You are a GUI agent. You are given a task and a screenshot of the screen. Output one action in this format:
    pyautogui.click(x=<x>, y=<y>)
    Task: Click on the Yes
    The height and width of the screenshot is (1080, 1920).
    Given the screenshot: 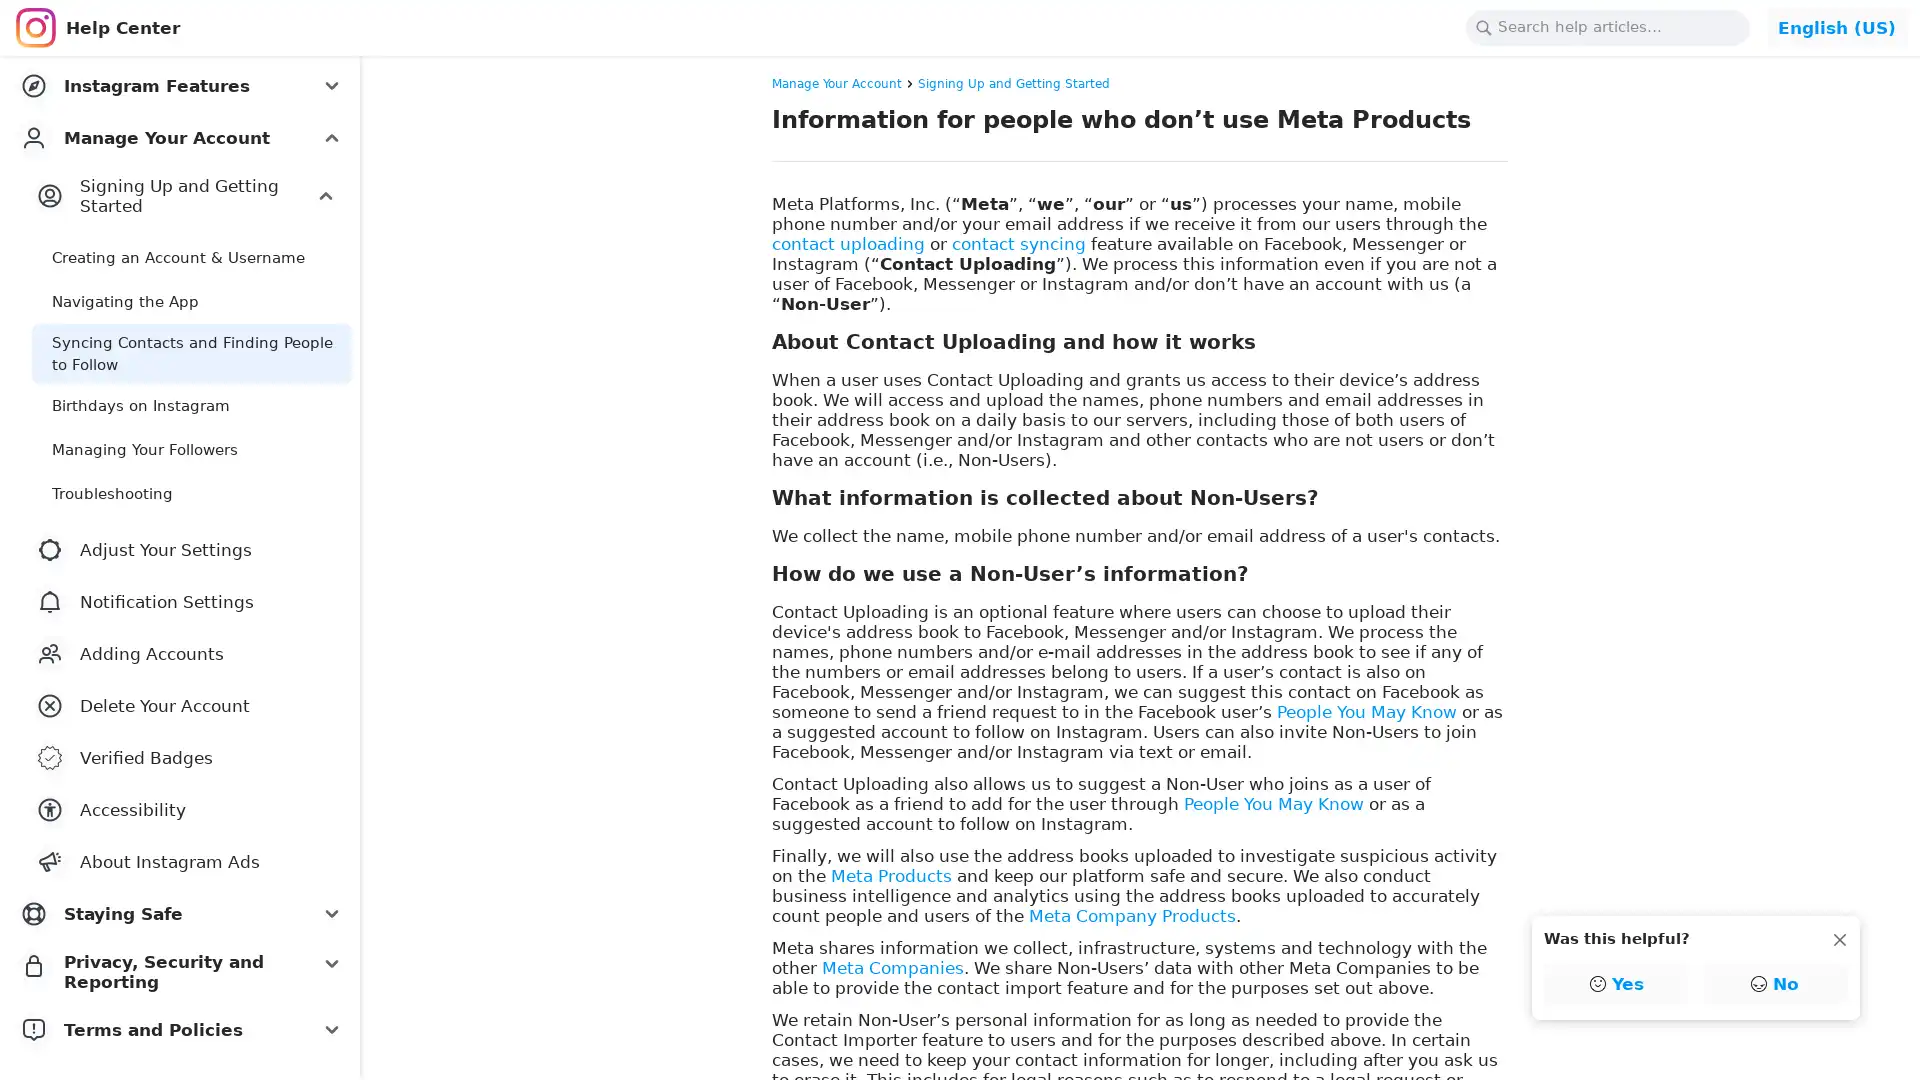 What is the action you would take?
    pyautogui.click(x=1617, y=982)
    